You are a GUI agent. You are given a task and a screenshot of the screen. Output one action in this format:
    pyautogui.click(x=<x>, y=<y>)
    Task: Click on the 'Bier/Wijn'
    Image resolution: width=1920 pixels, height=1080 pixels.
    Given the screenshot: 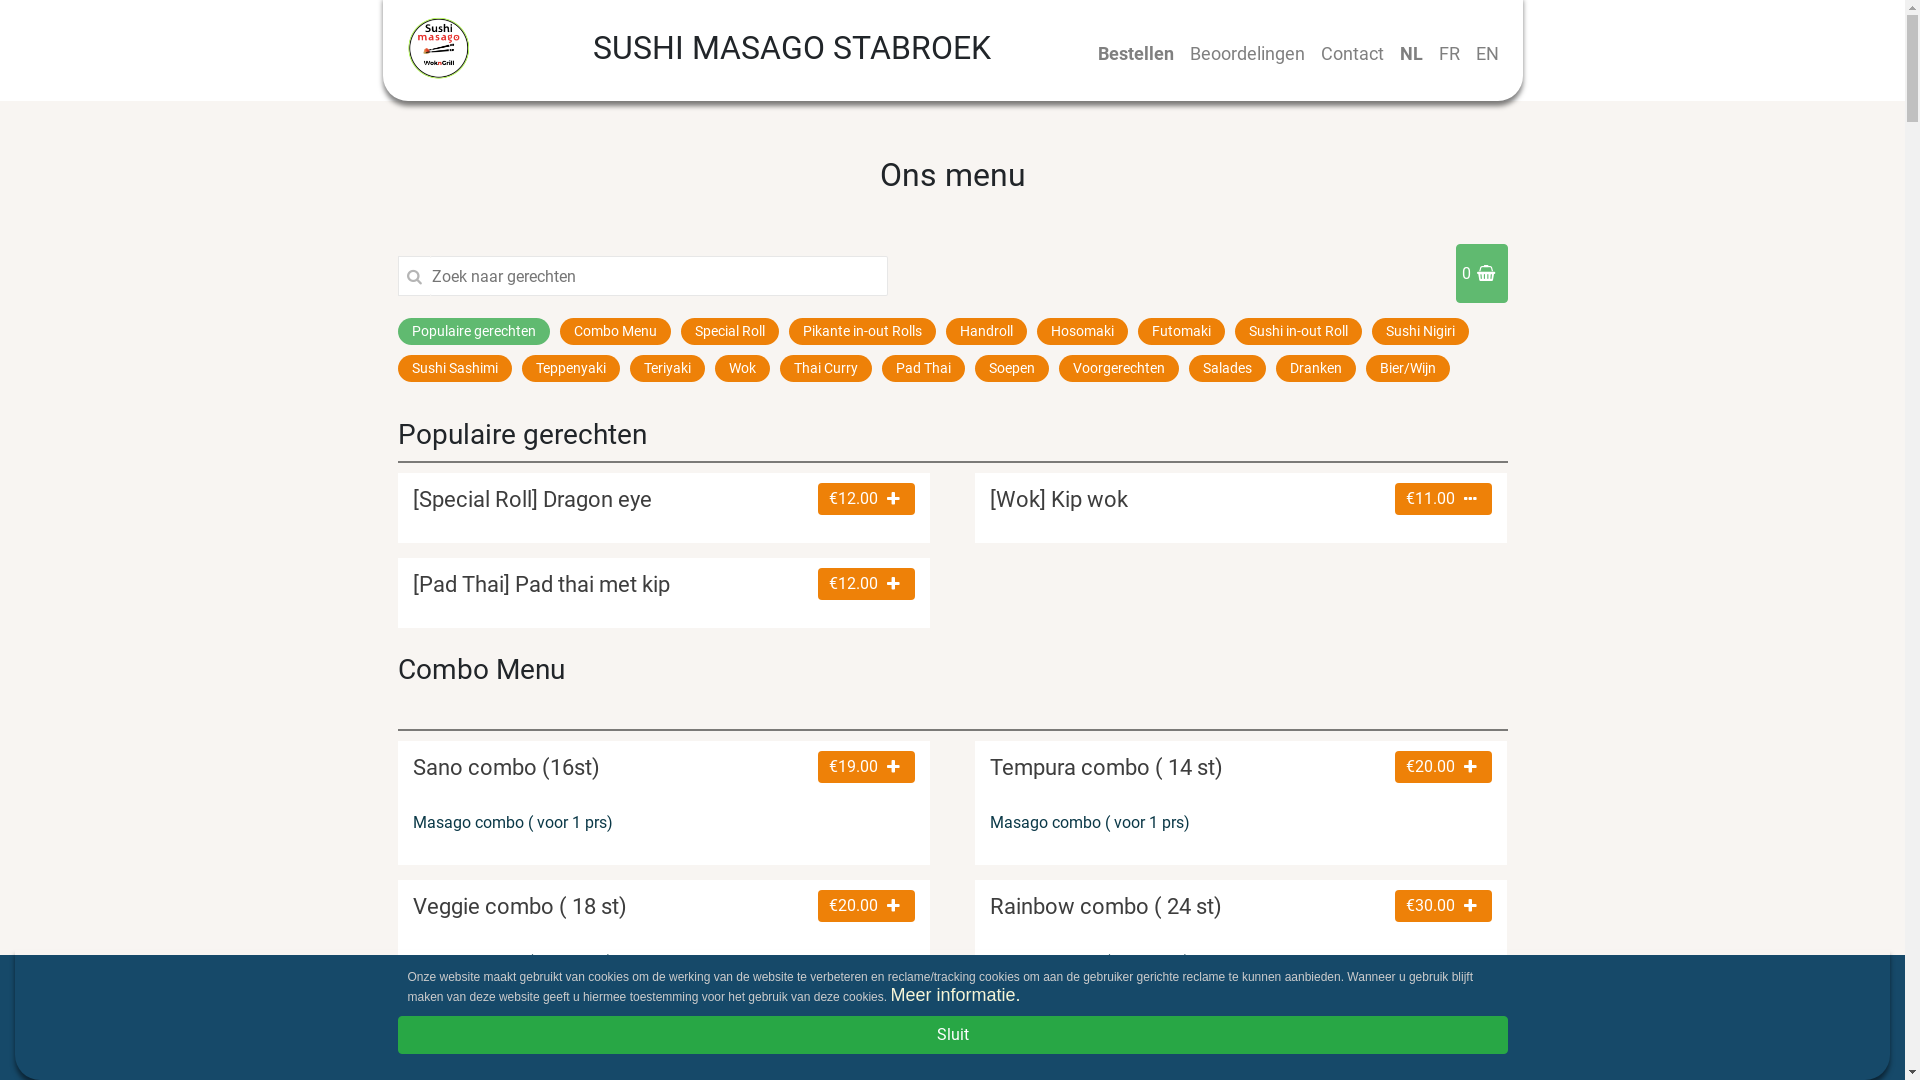 What is the action you would take?
    pyautogui.click(x=1406, y=368)
    